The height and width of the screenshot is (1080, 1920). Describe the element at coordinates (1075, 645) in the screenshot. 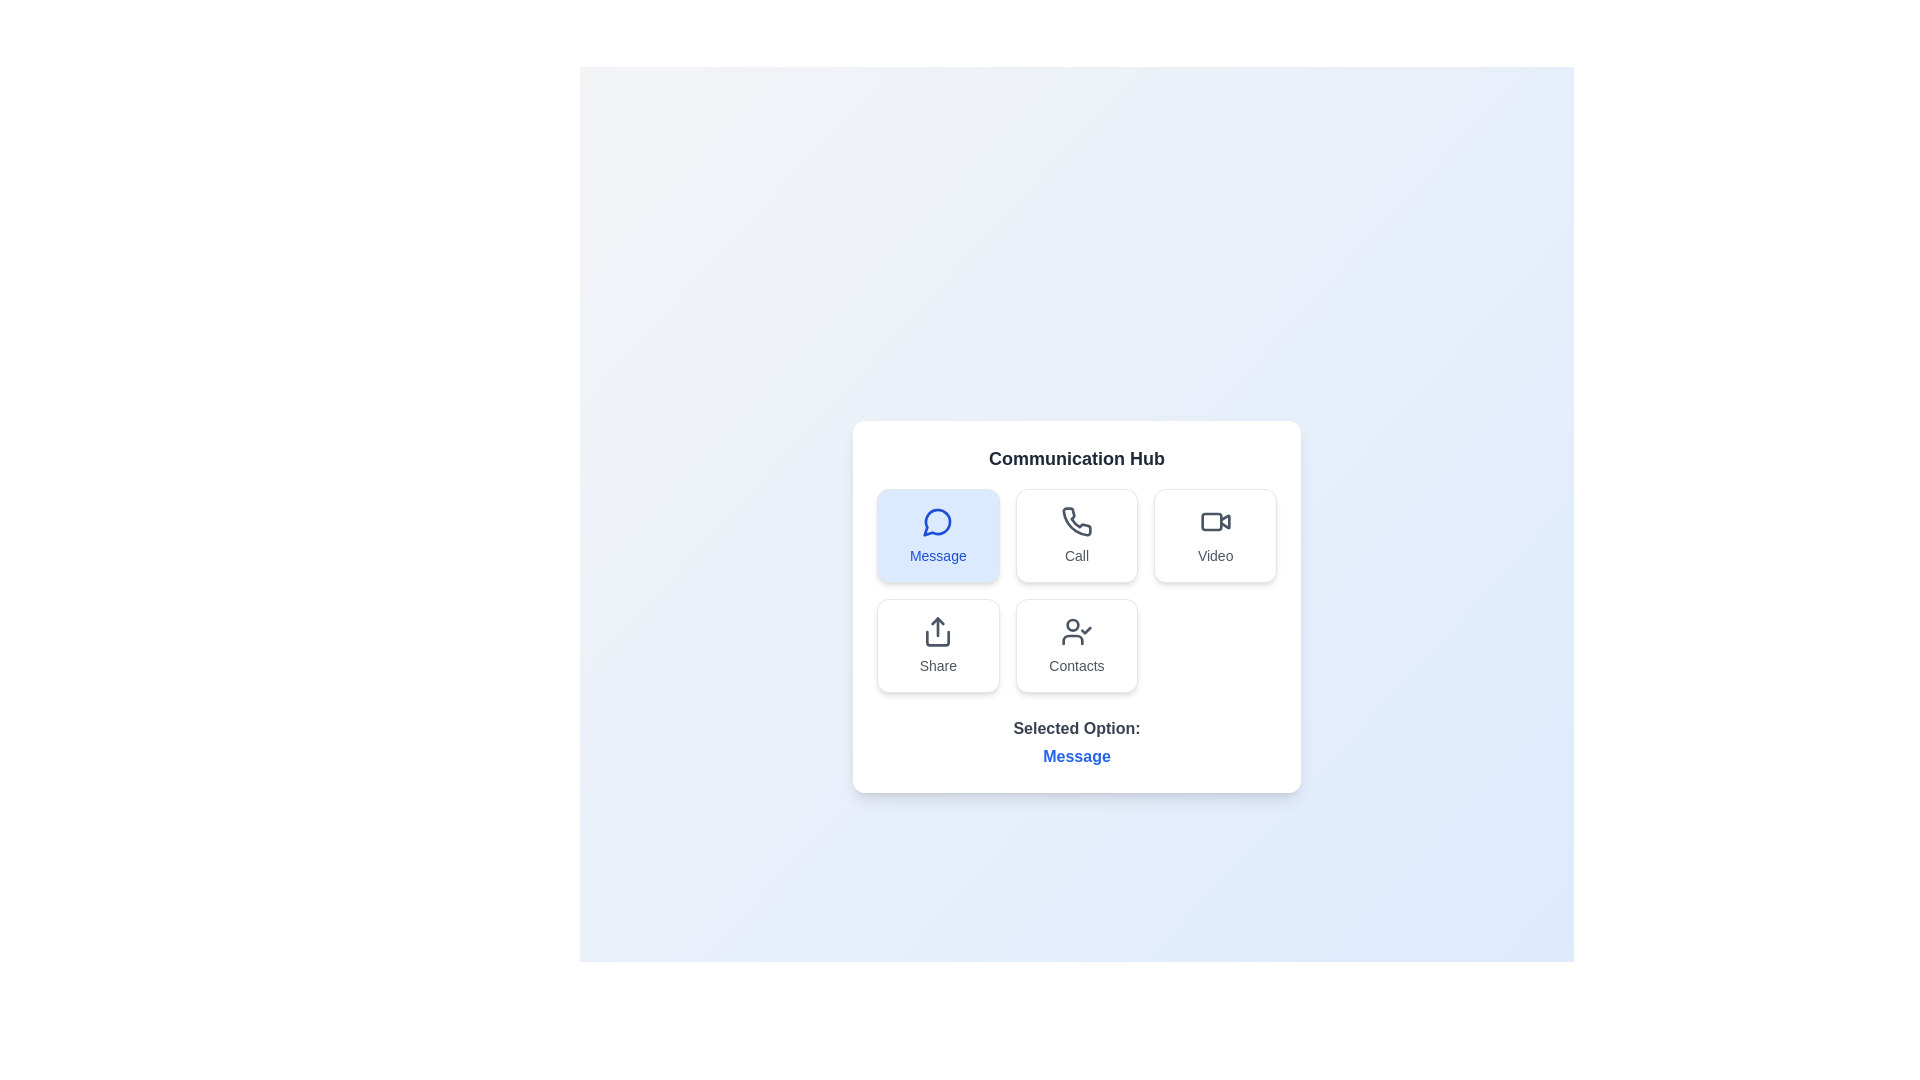

I see `the communication option Contacts by clicking on its respective button` at that location.